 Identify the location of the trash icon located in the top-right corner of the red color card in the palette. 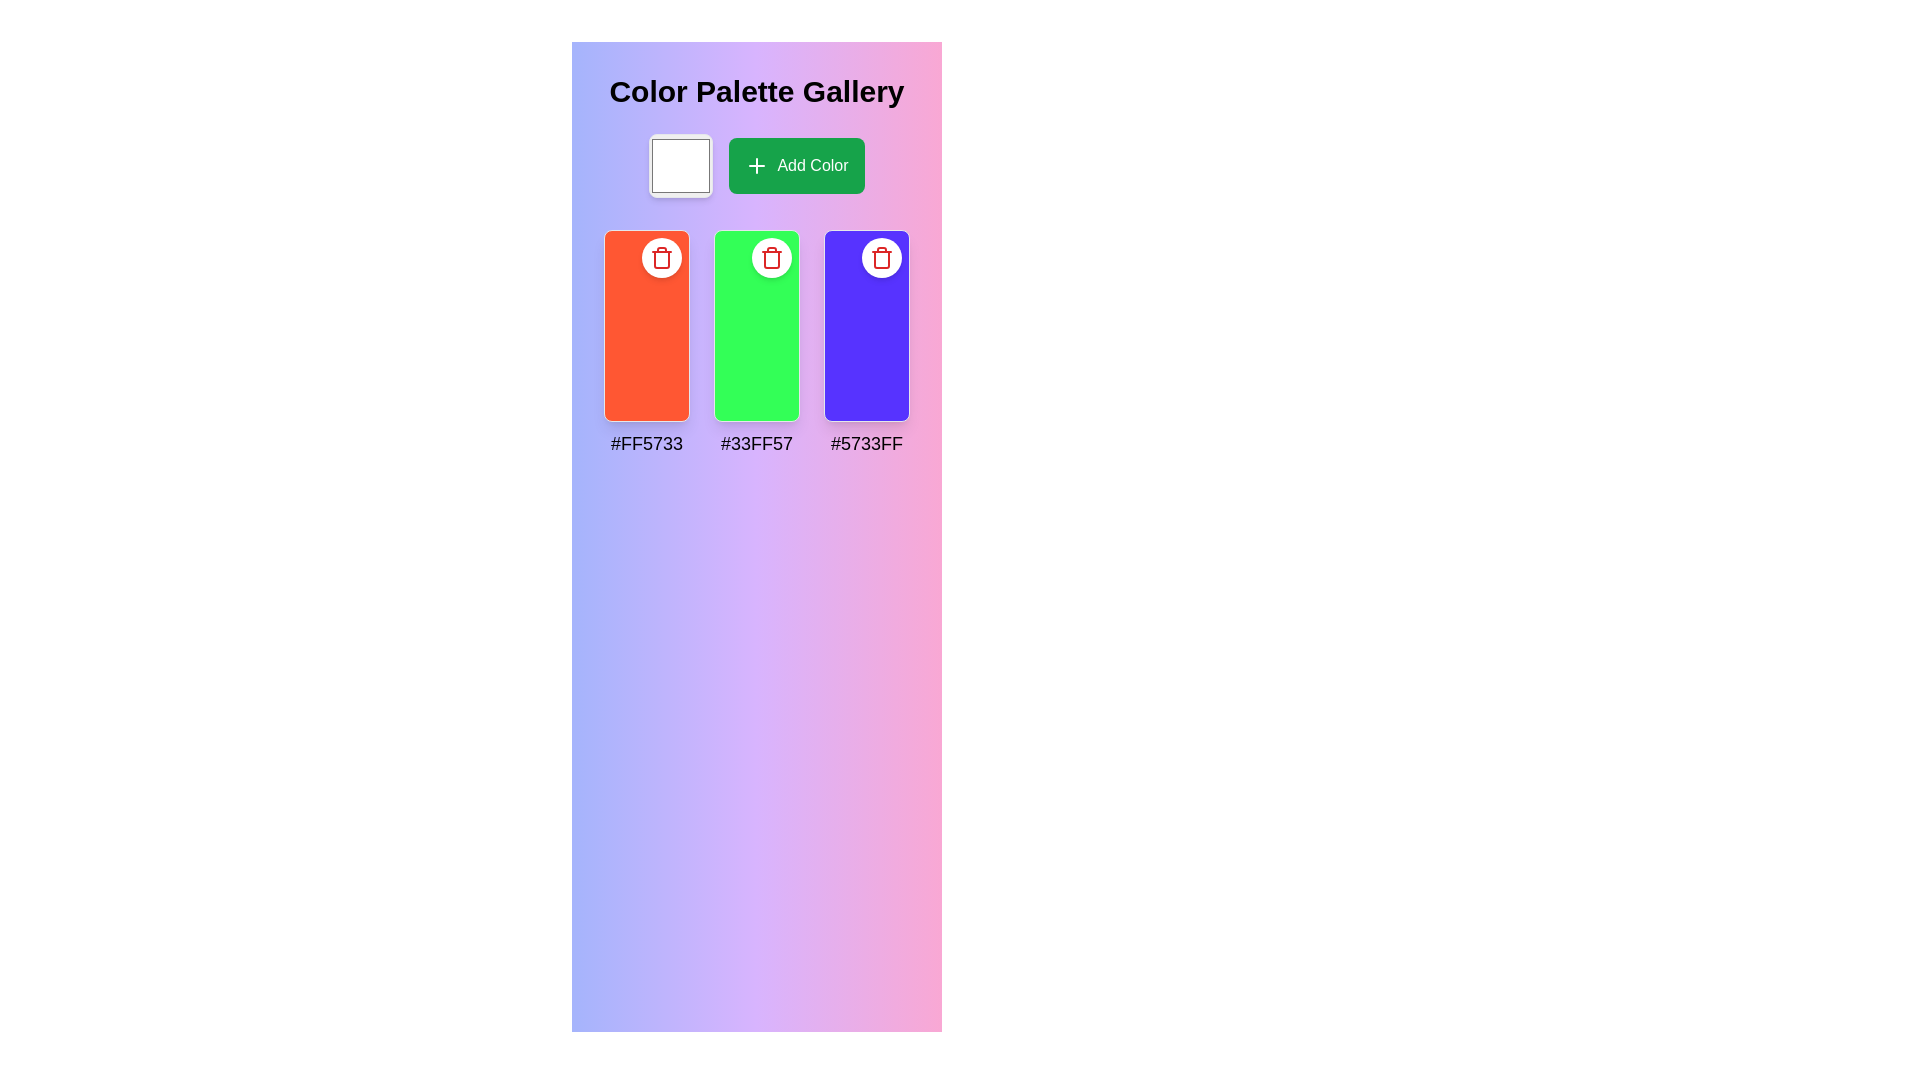
(662, 257).